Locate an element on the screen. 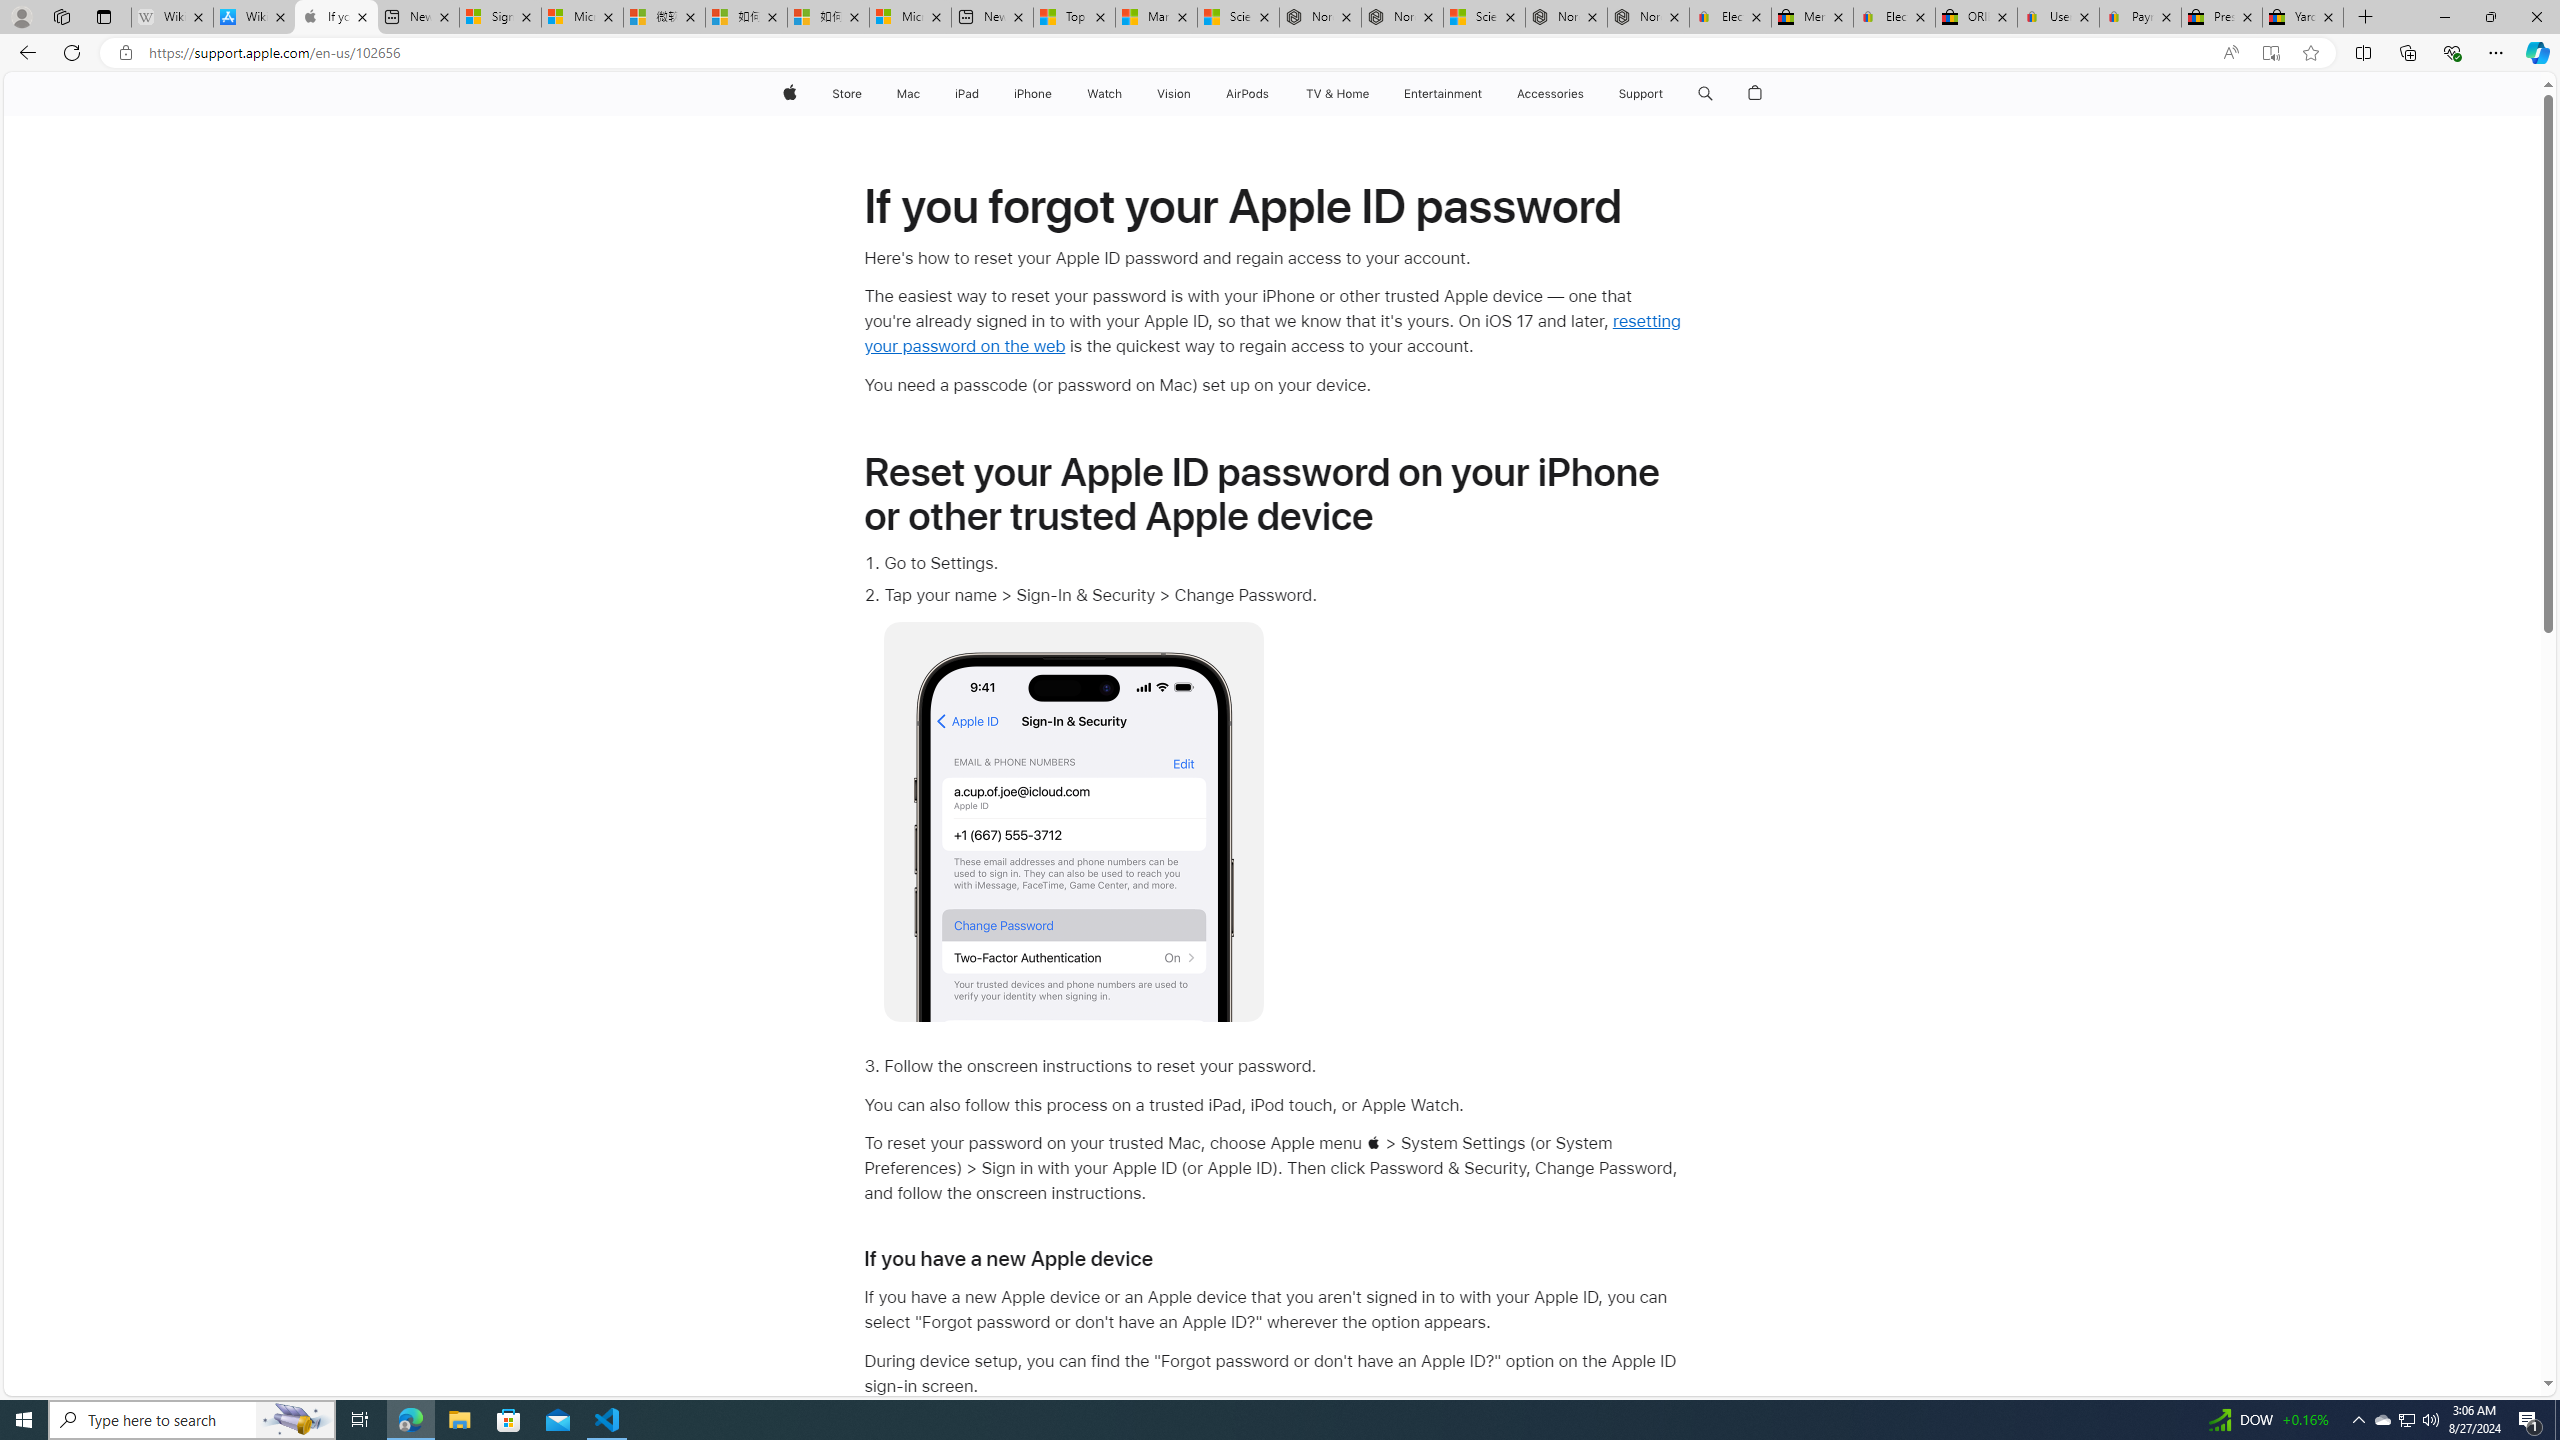 The width and height of the screenshot is (2560, 1440). 'Vision menu' is located at coordinates (1194, 93).